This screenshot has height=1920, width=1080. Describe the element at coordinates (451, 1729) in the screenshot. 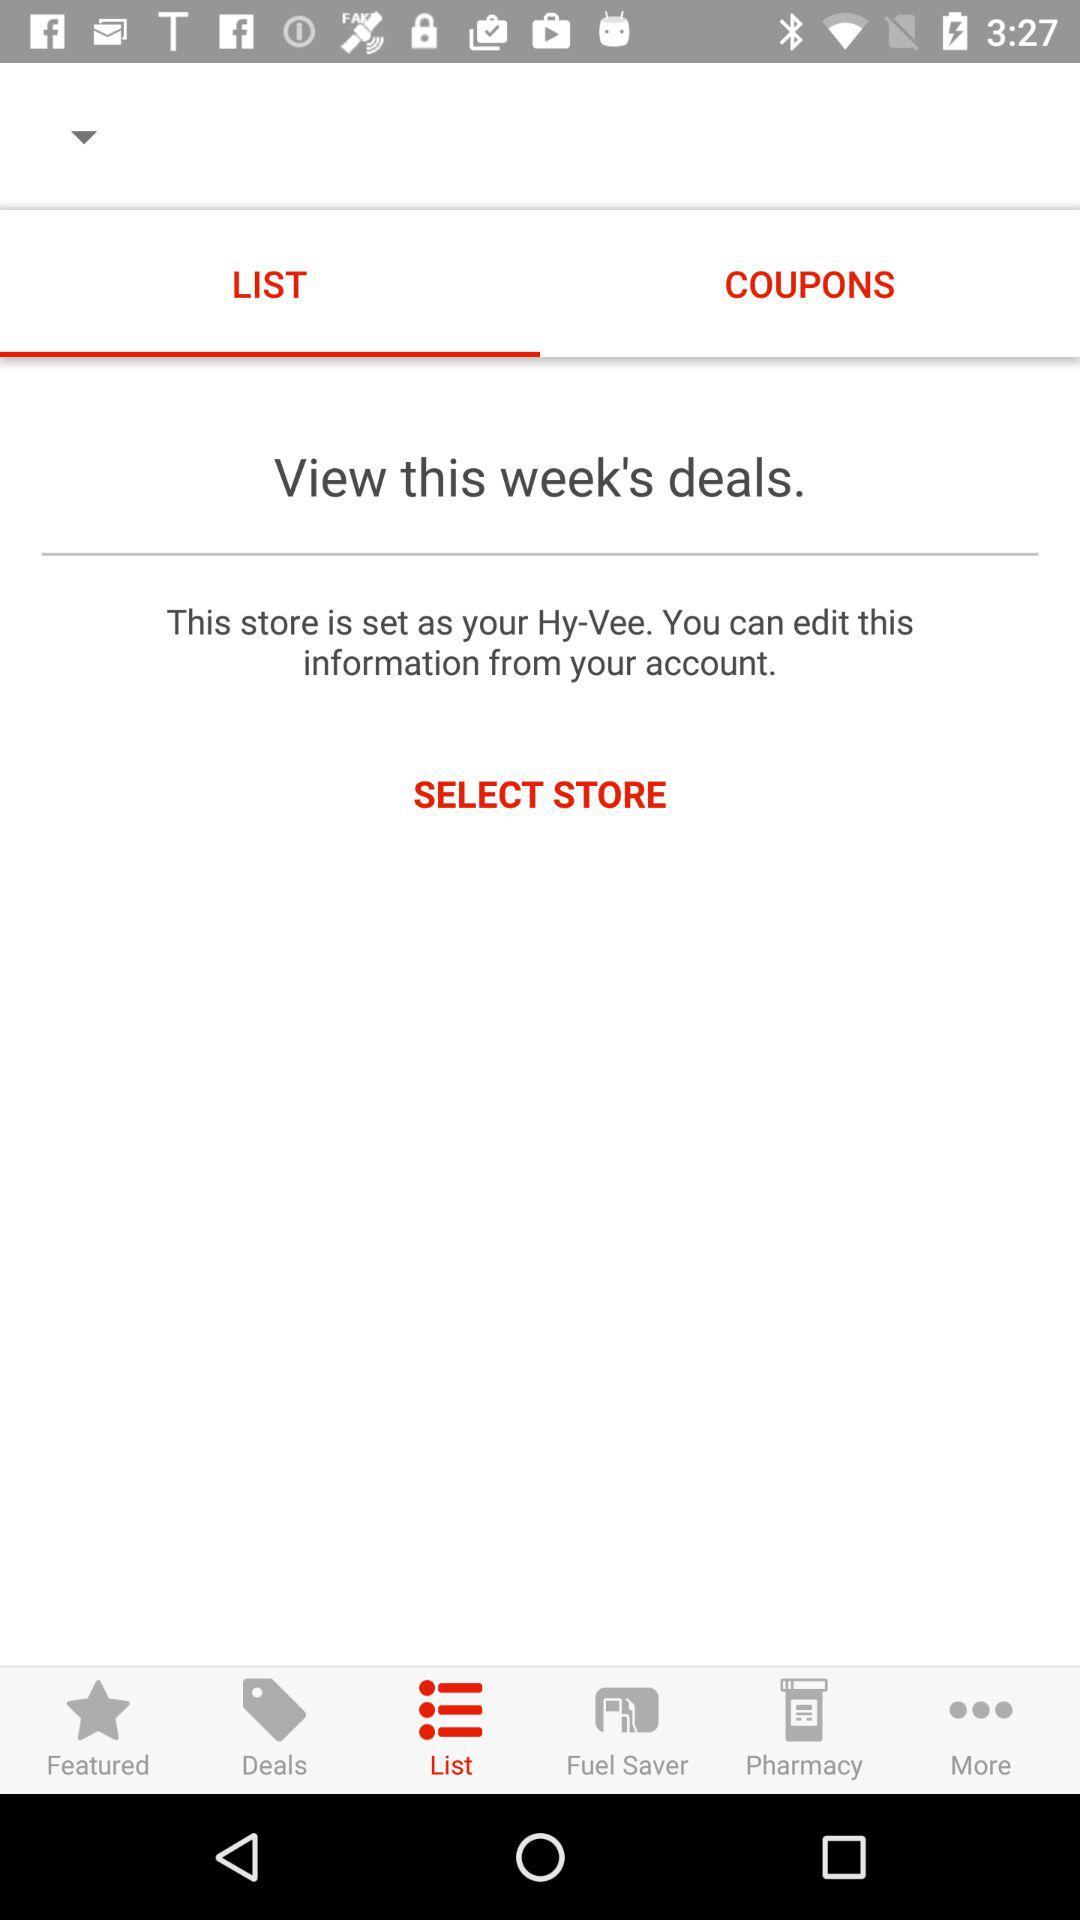

I see `button between the fuel and fuel saver` at that location.